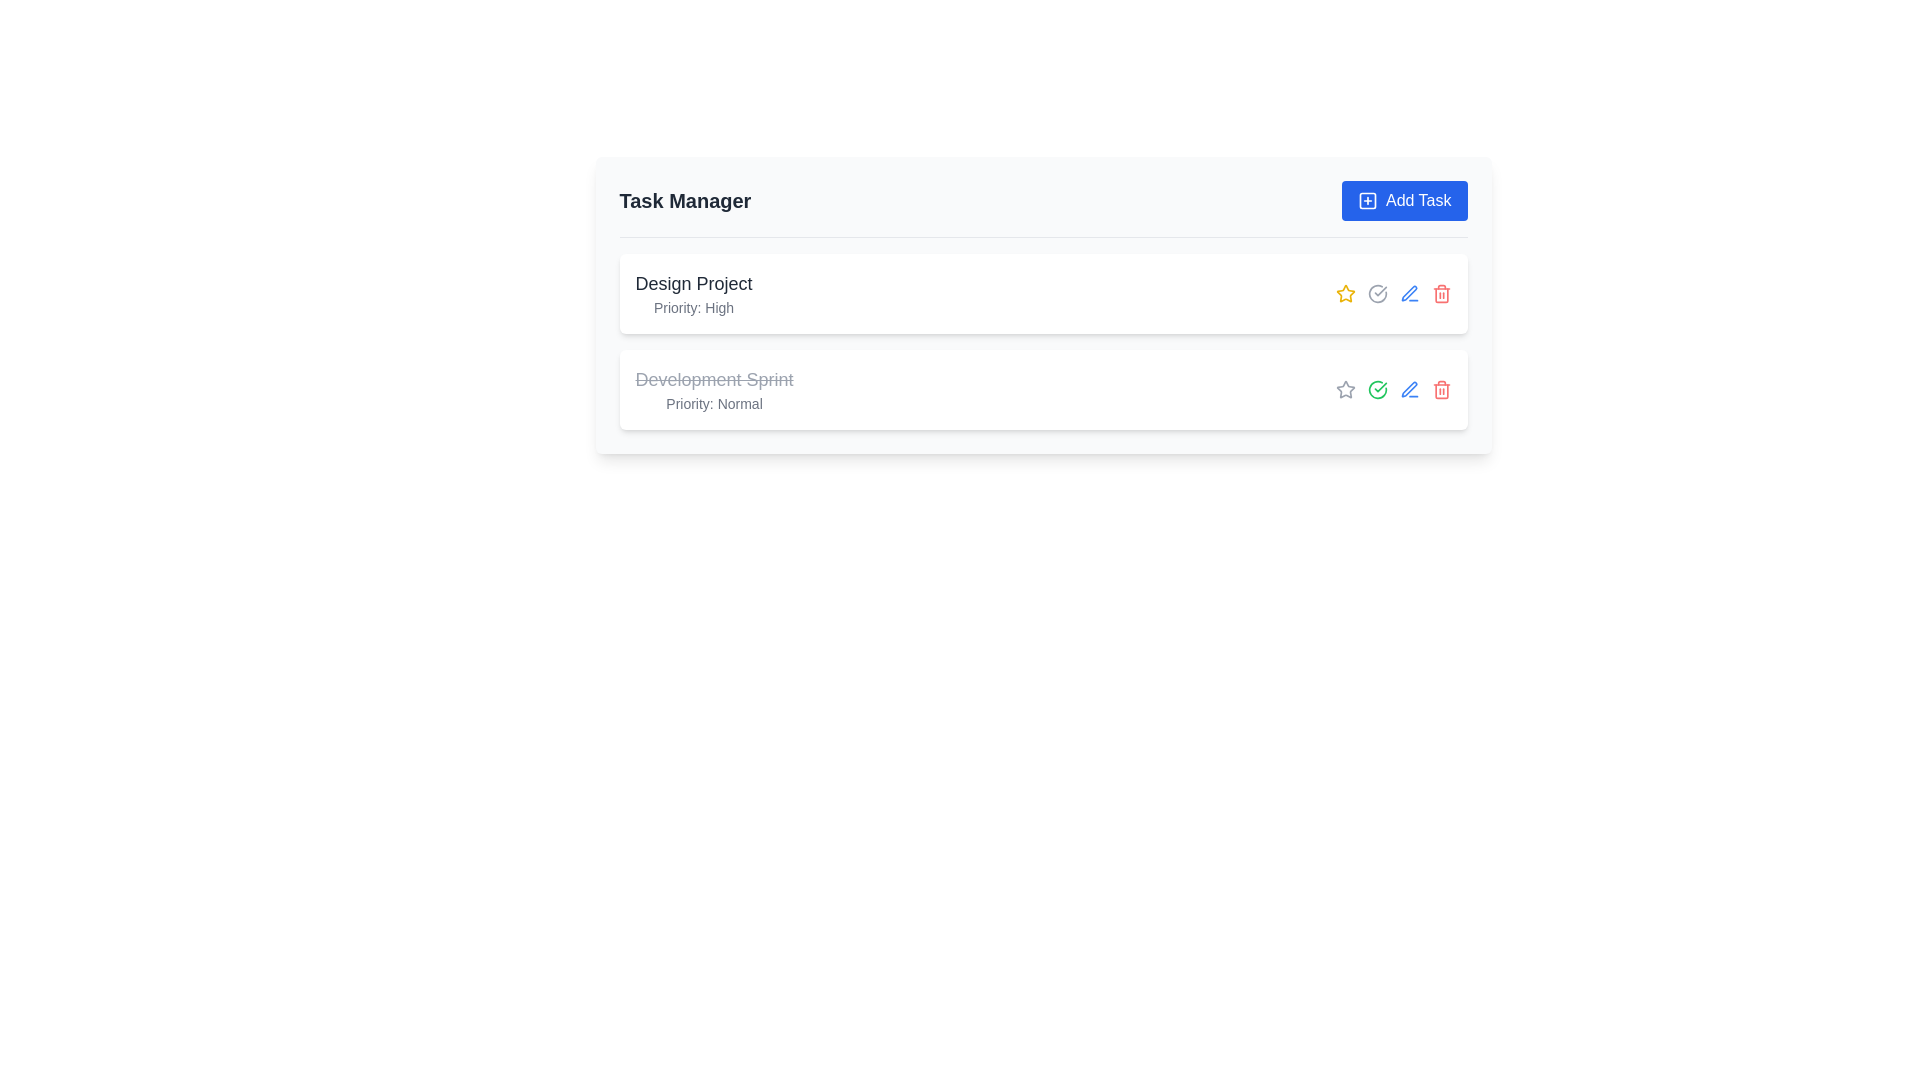  Describe the element at coordinates (714, 389) in the screenshot. I see `the static text display component that shows the task labeled 'Development Sprint' with a priority status of 'Normal', indicating it is completed or inactive` at that location.